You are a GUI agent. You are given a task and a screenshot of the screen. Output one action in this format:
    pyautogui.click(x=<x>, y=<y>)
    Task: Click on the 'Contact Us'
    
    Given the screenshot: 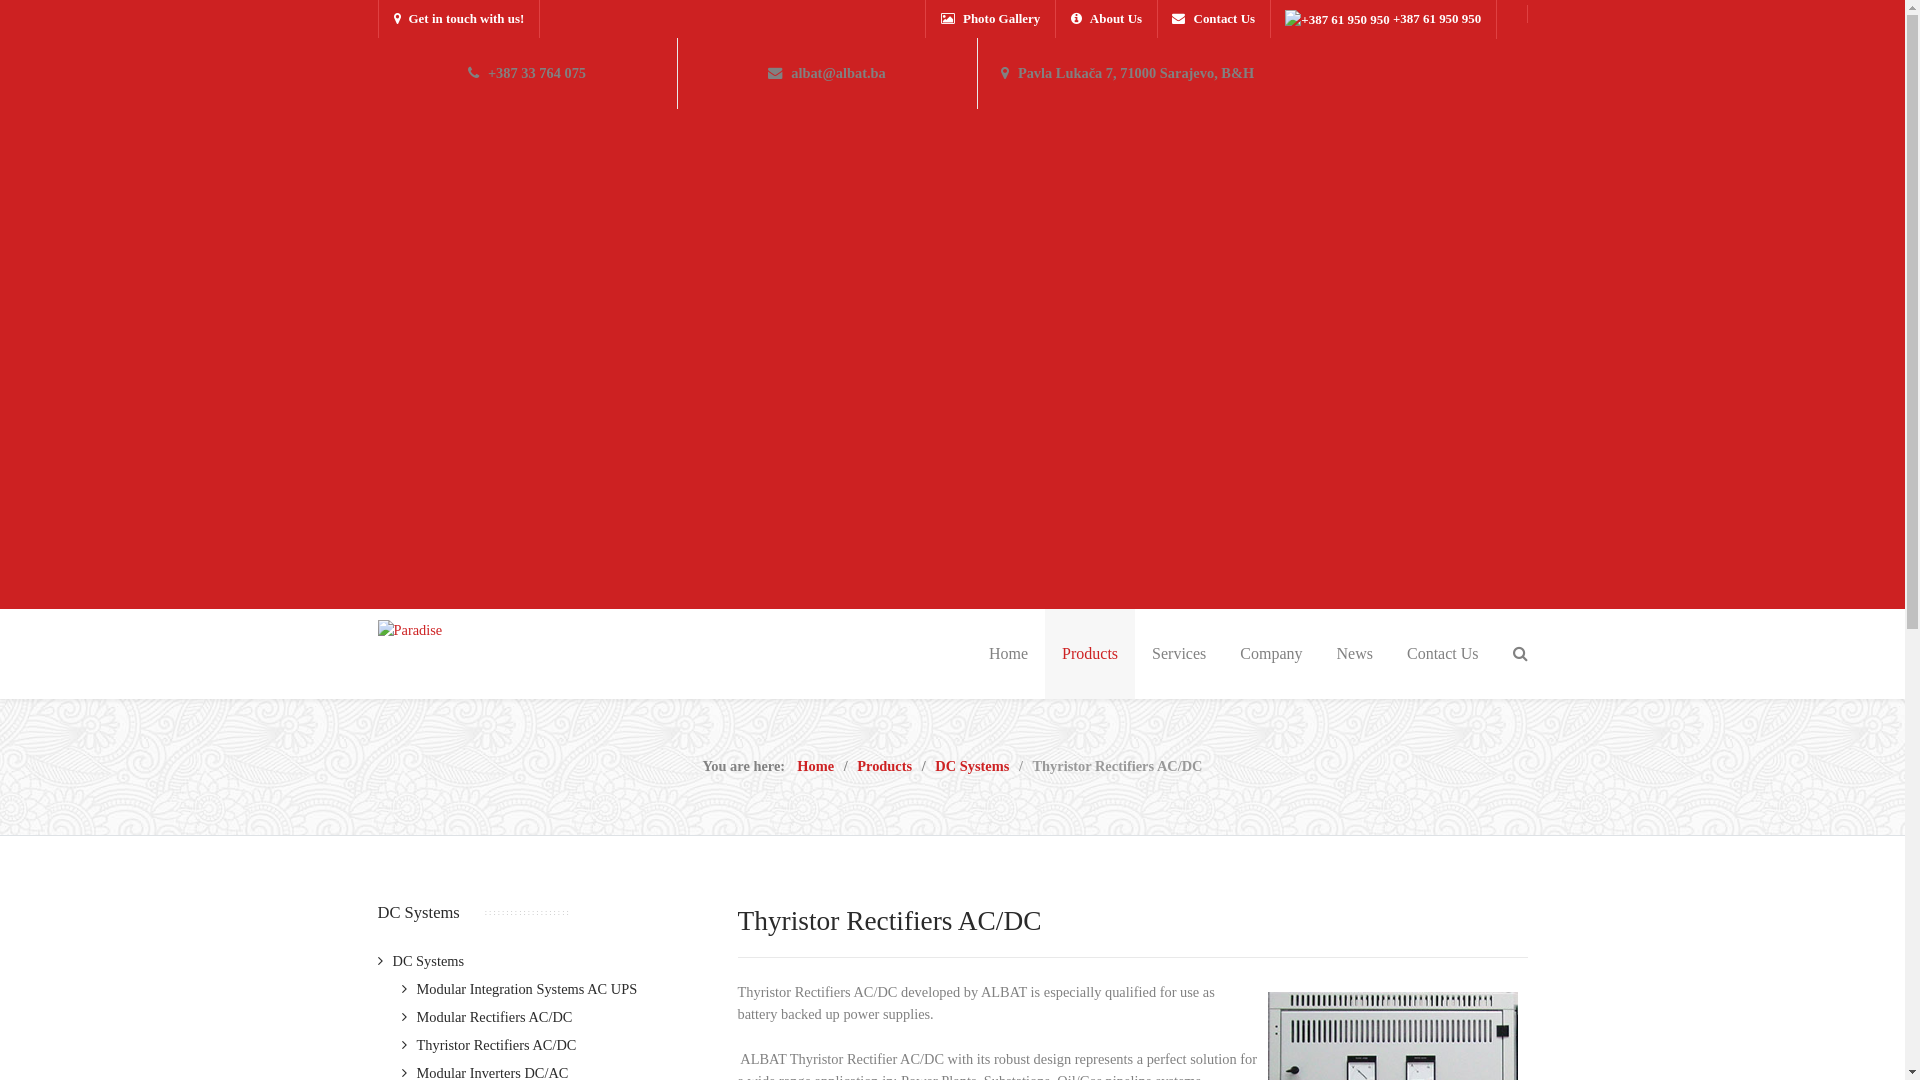 What is the action you would take?
    pyautogui.click(x=1017, y=790)
    